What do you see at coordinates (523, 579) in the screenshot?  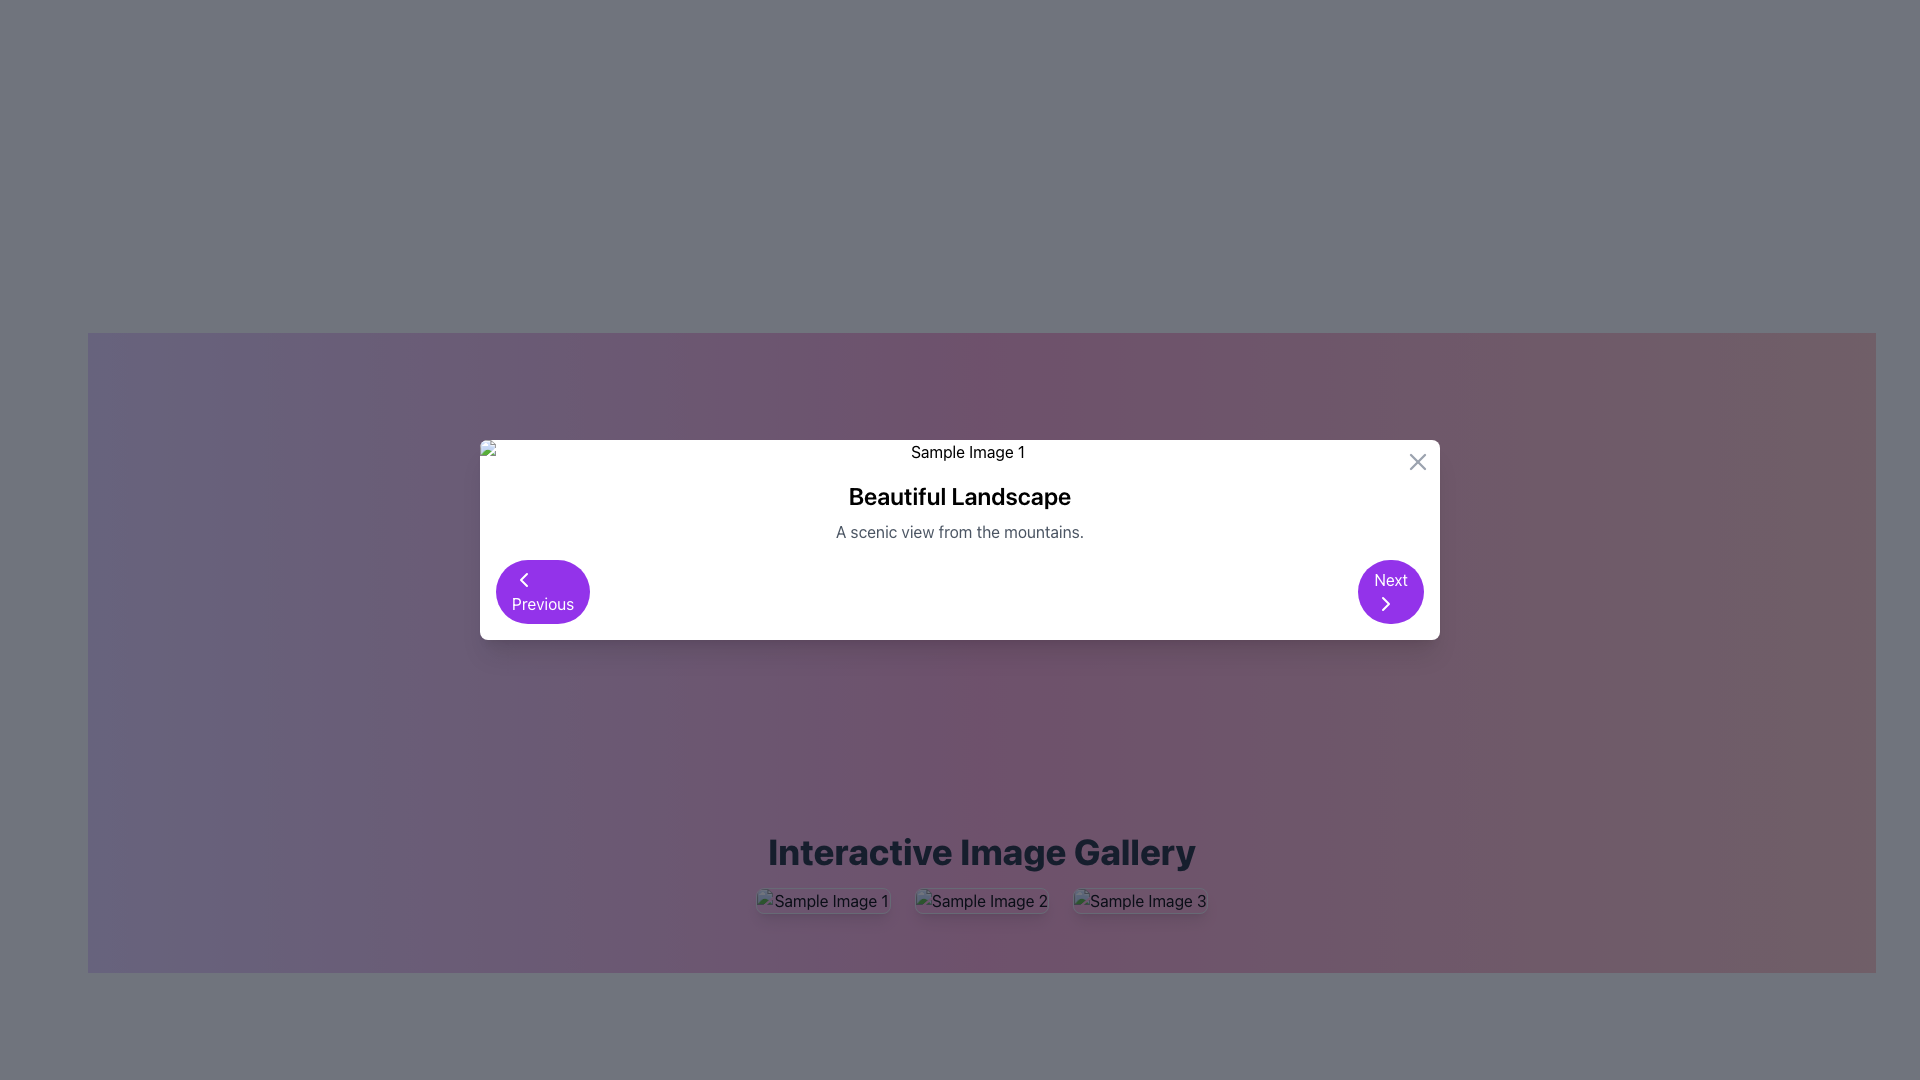 I see `the left-pointing chevron icon within the 'Previous' button` at bounding box center [523, 579].